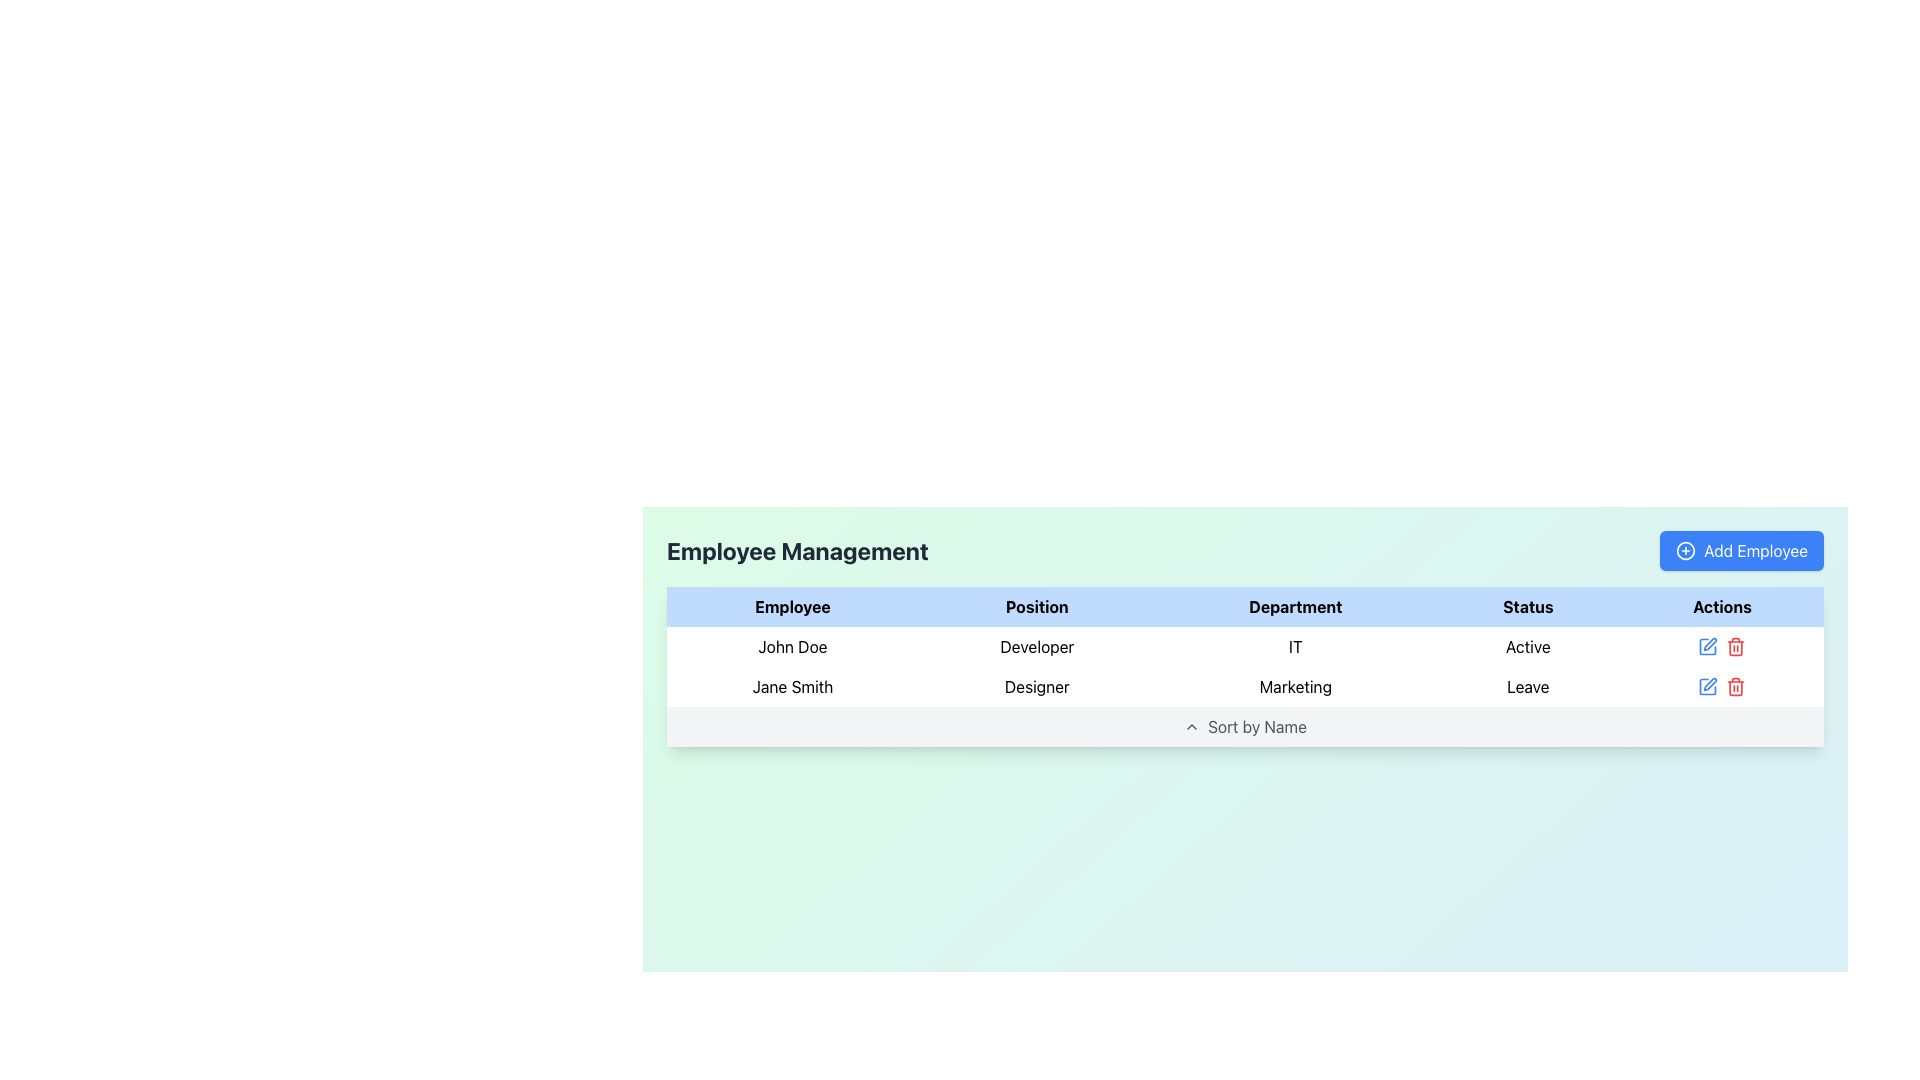 The width and height of the screenshot is (1920, 1080). I want to click on the 'Actions' text label located in the top-right corner of the table header, which serves as a header title for action-related icons or buttons, so click(1721, 605).